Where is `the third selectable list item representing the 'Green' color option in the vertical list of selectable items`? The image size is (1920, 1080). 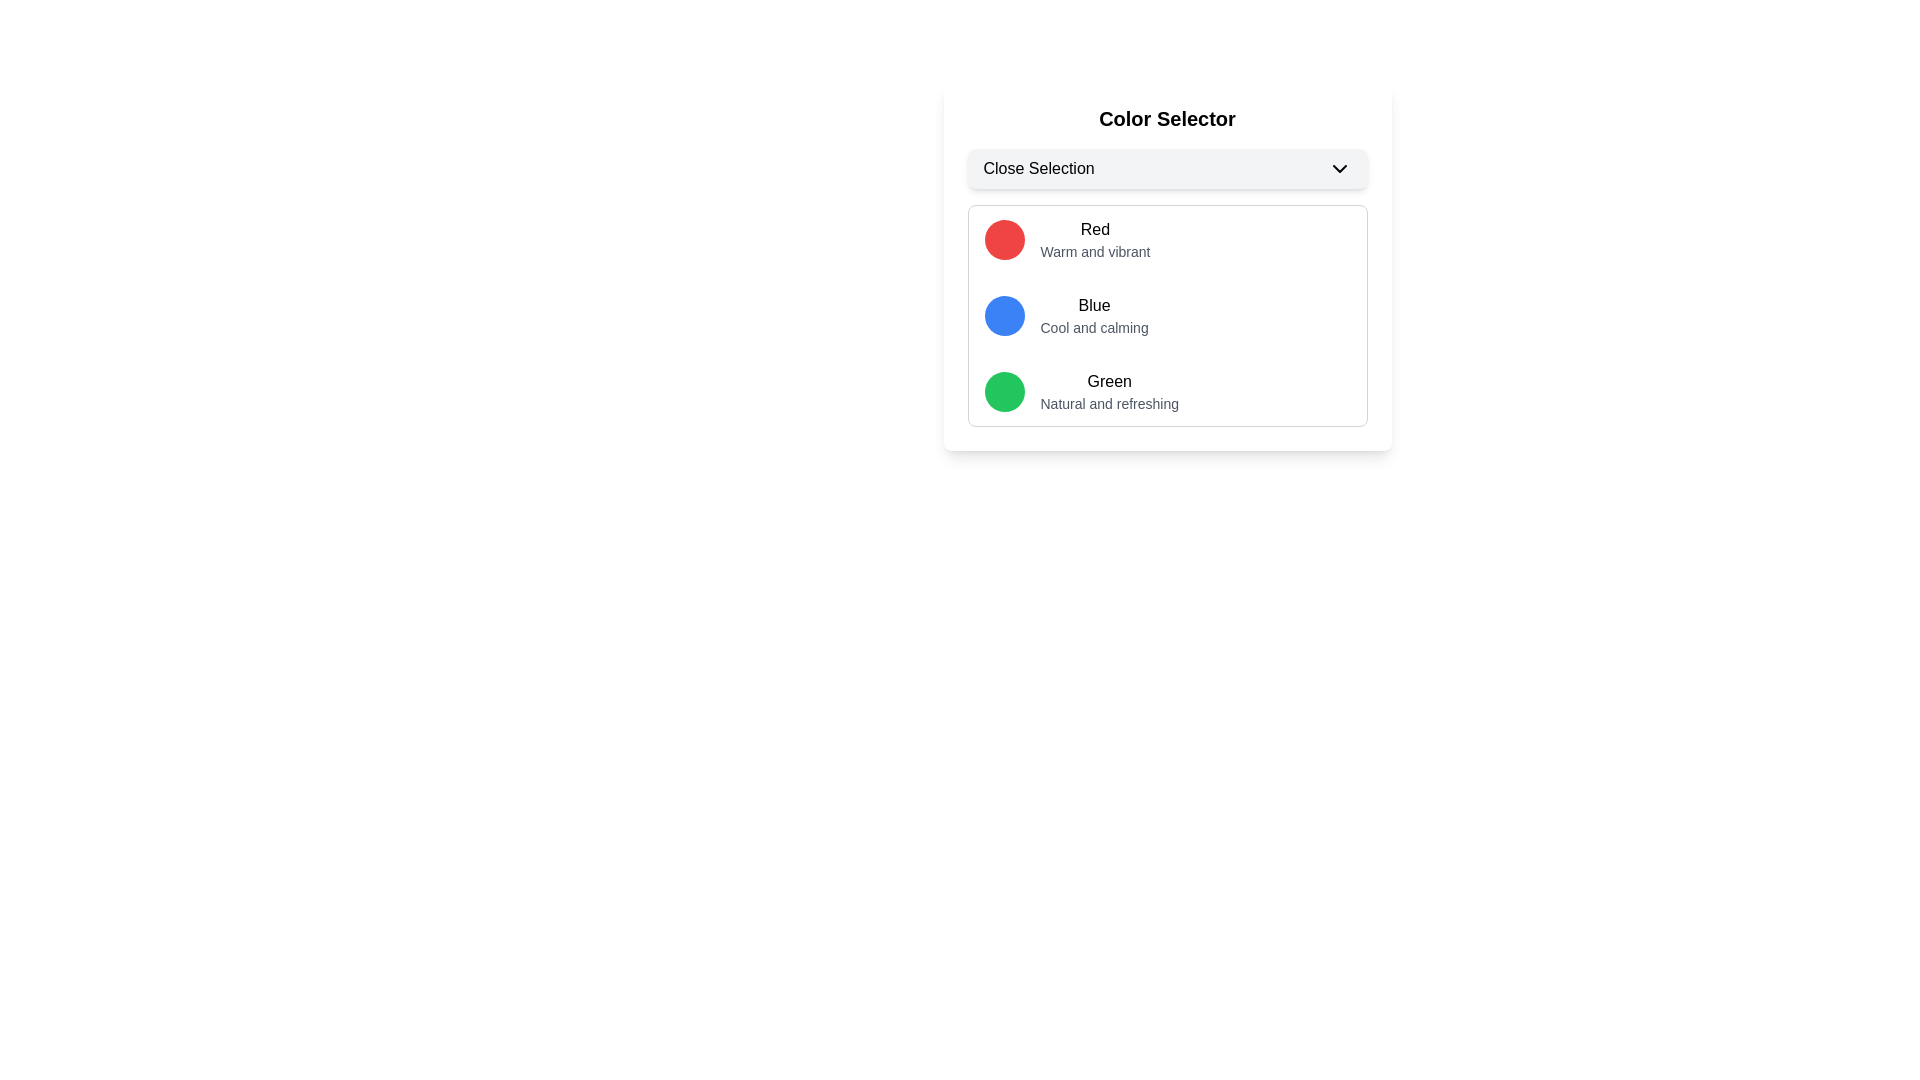 the third selectable list item representing the 'Green' color option in the vertical list of selectable items is located at coordinates (1167, 392).